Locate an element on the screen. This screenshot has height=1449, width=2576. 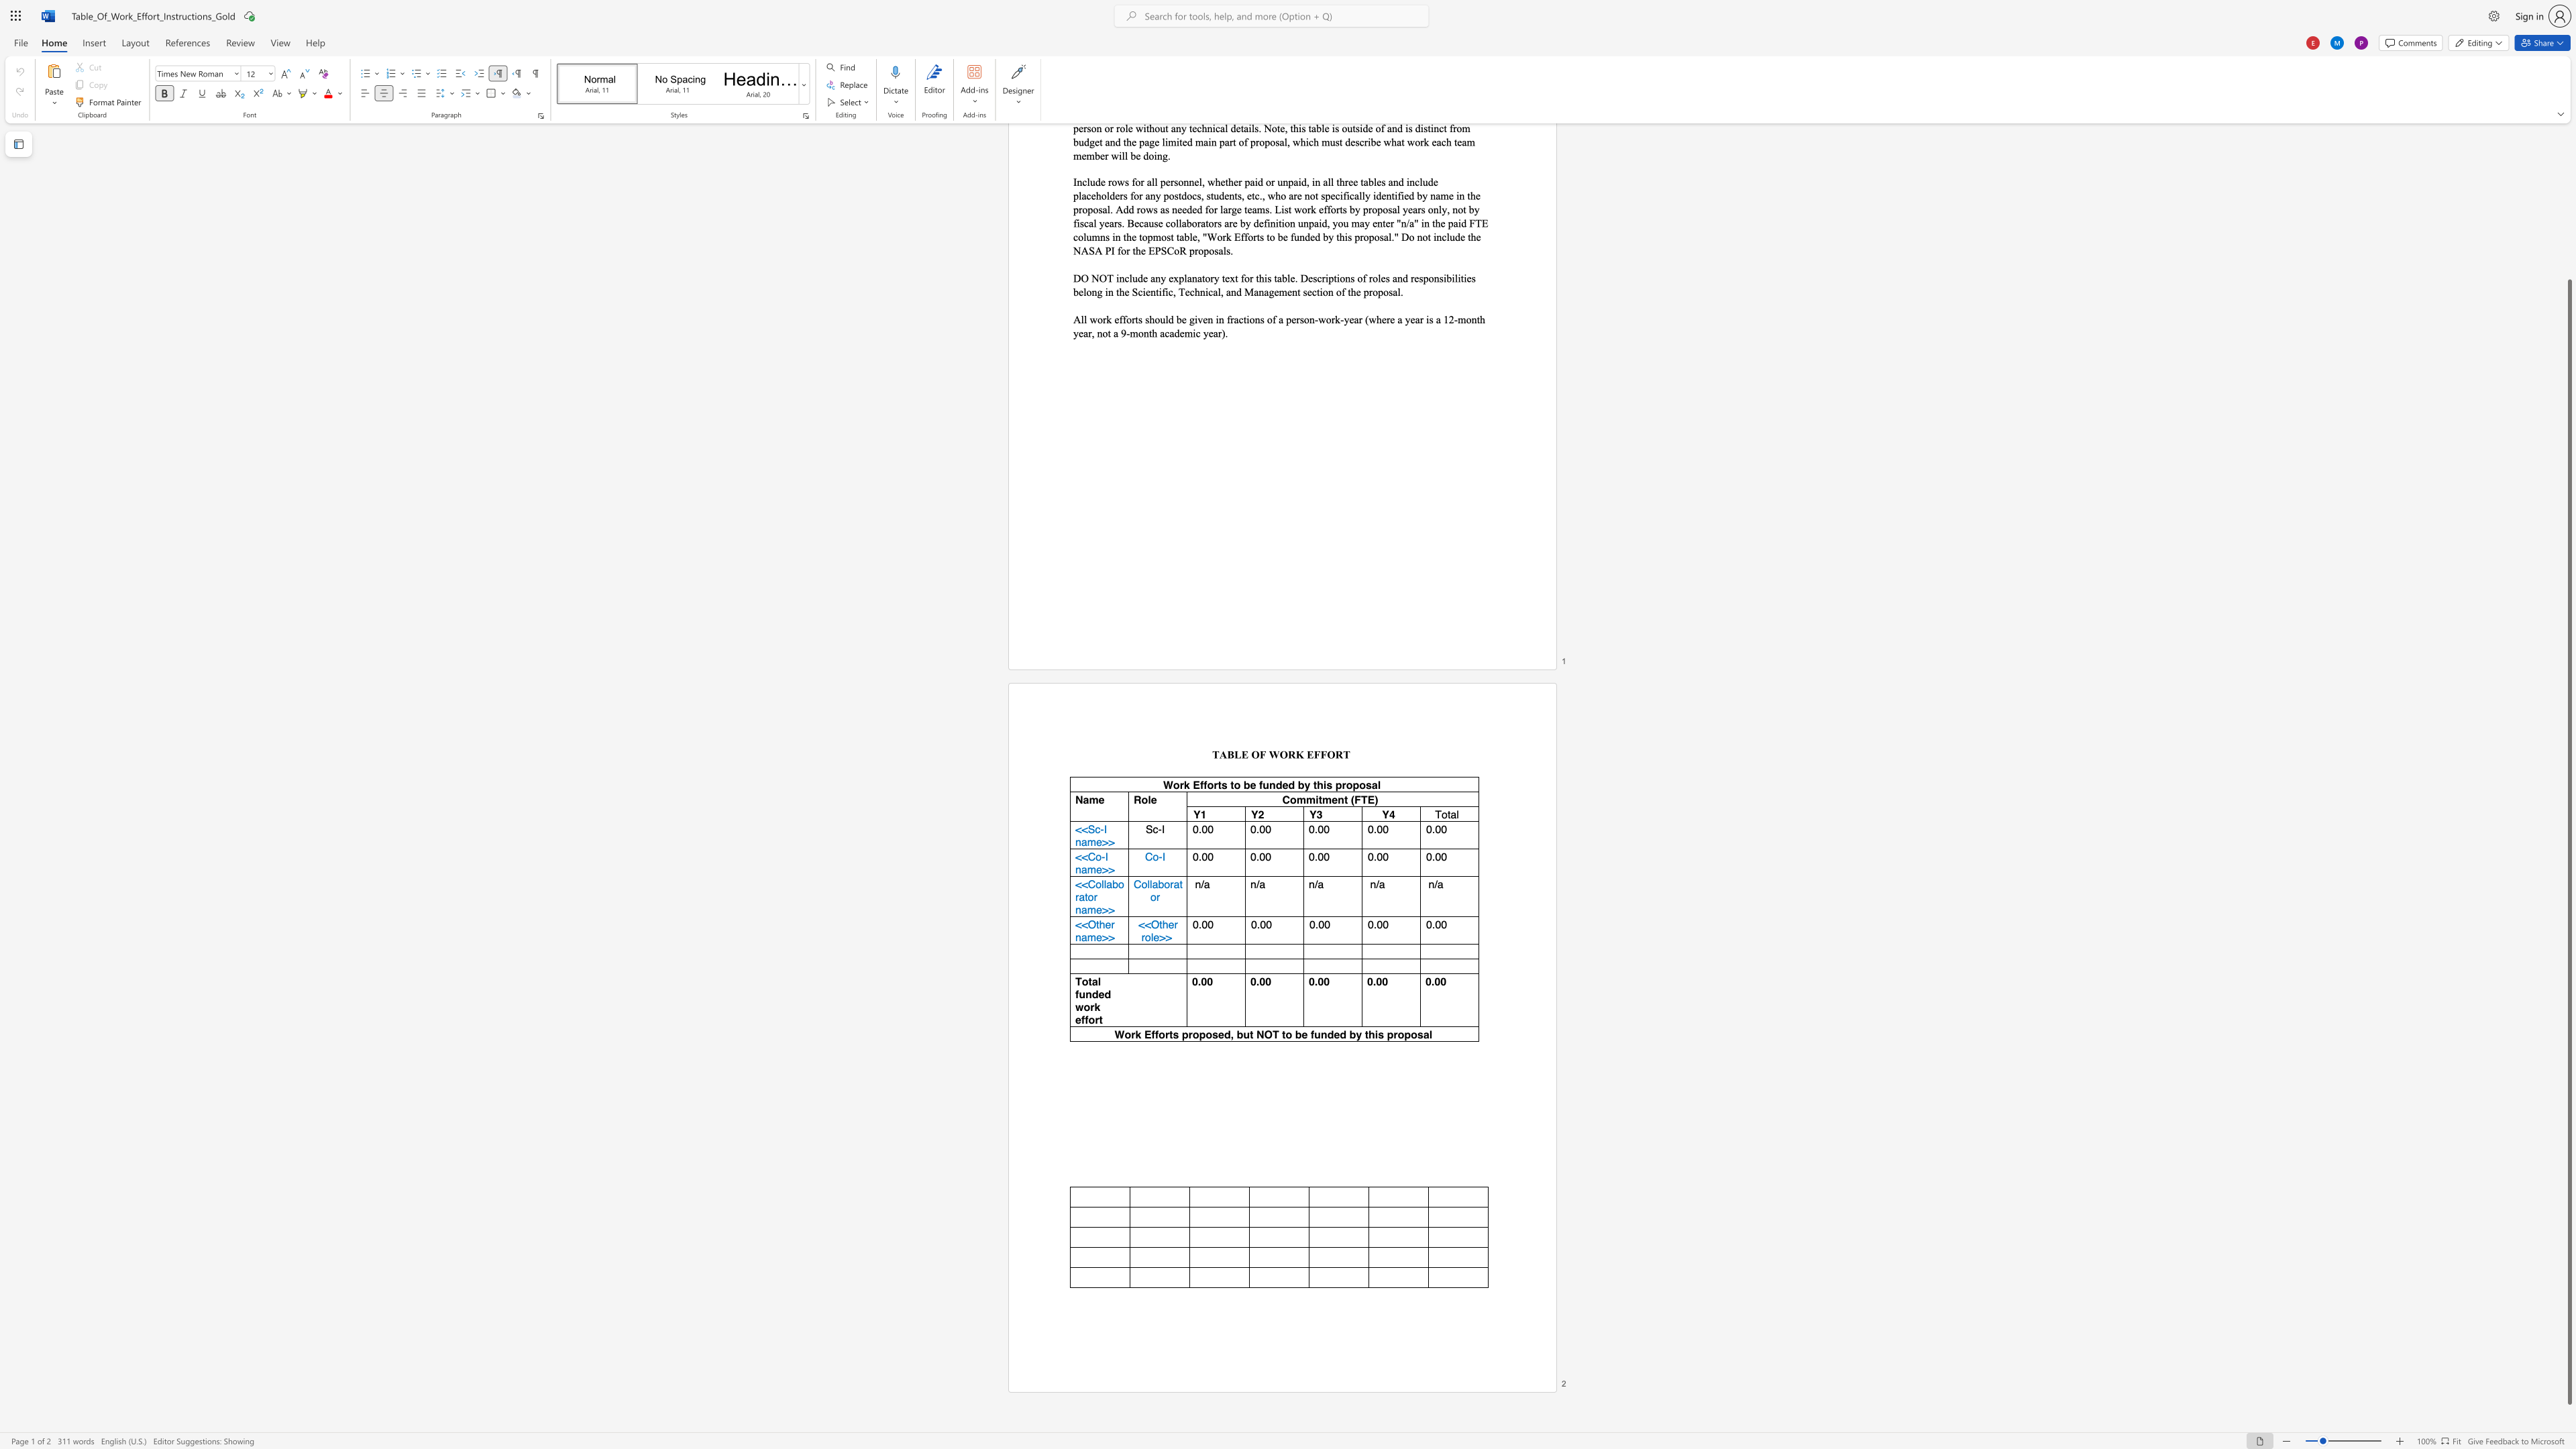
the scrollbar on the right side to scroll the page up is located at coordinates (2568, 174).